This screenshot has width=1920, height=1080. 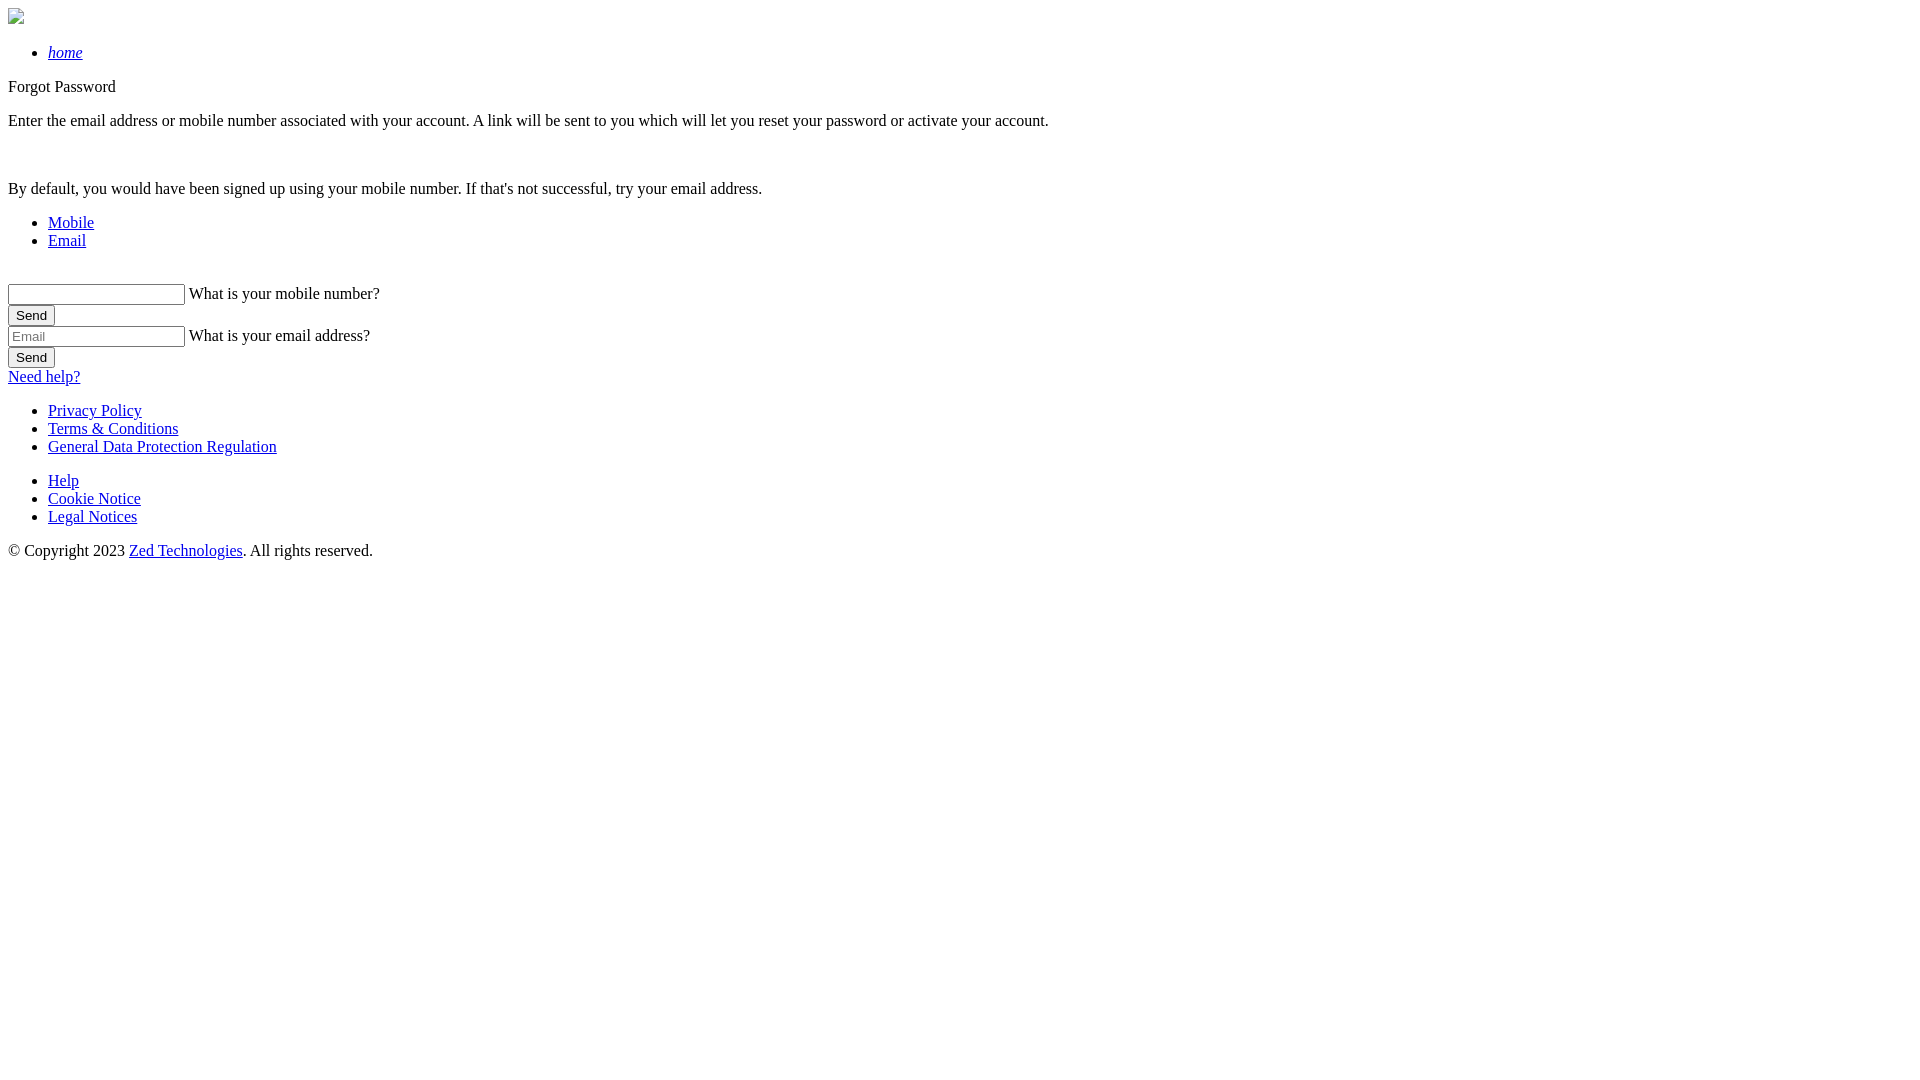 What do you see at coordinates (162, 445) in the screenshot?
I see `'General Data Protection Regulation'` at bounding box center [162, 445].